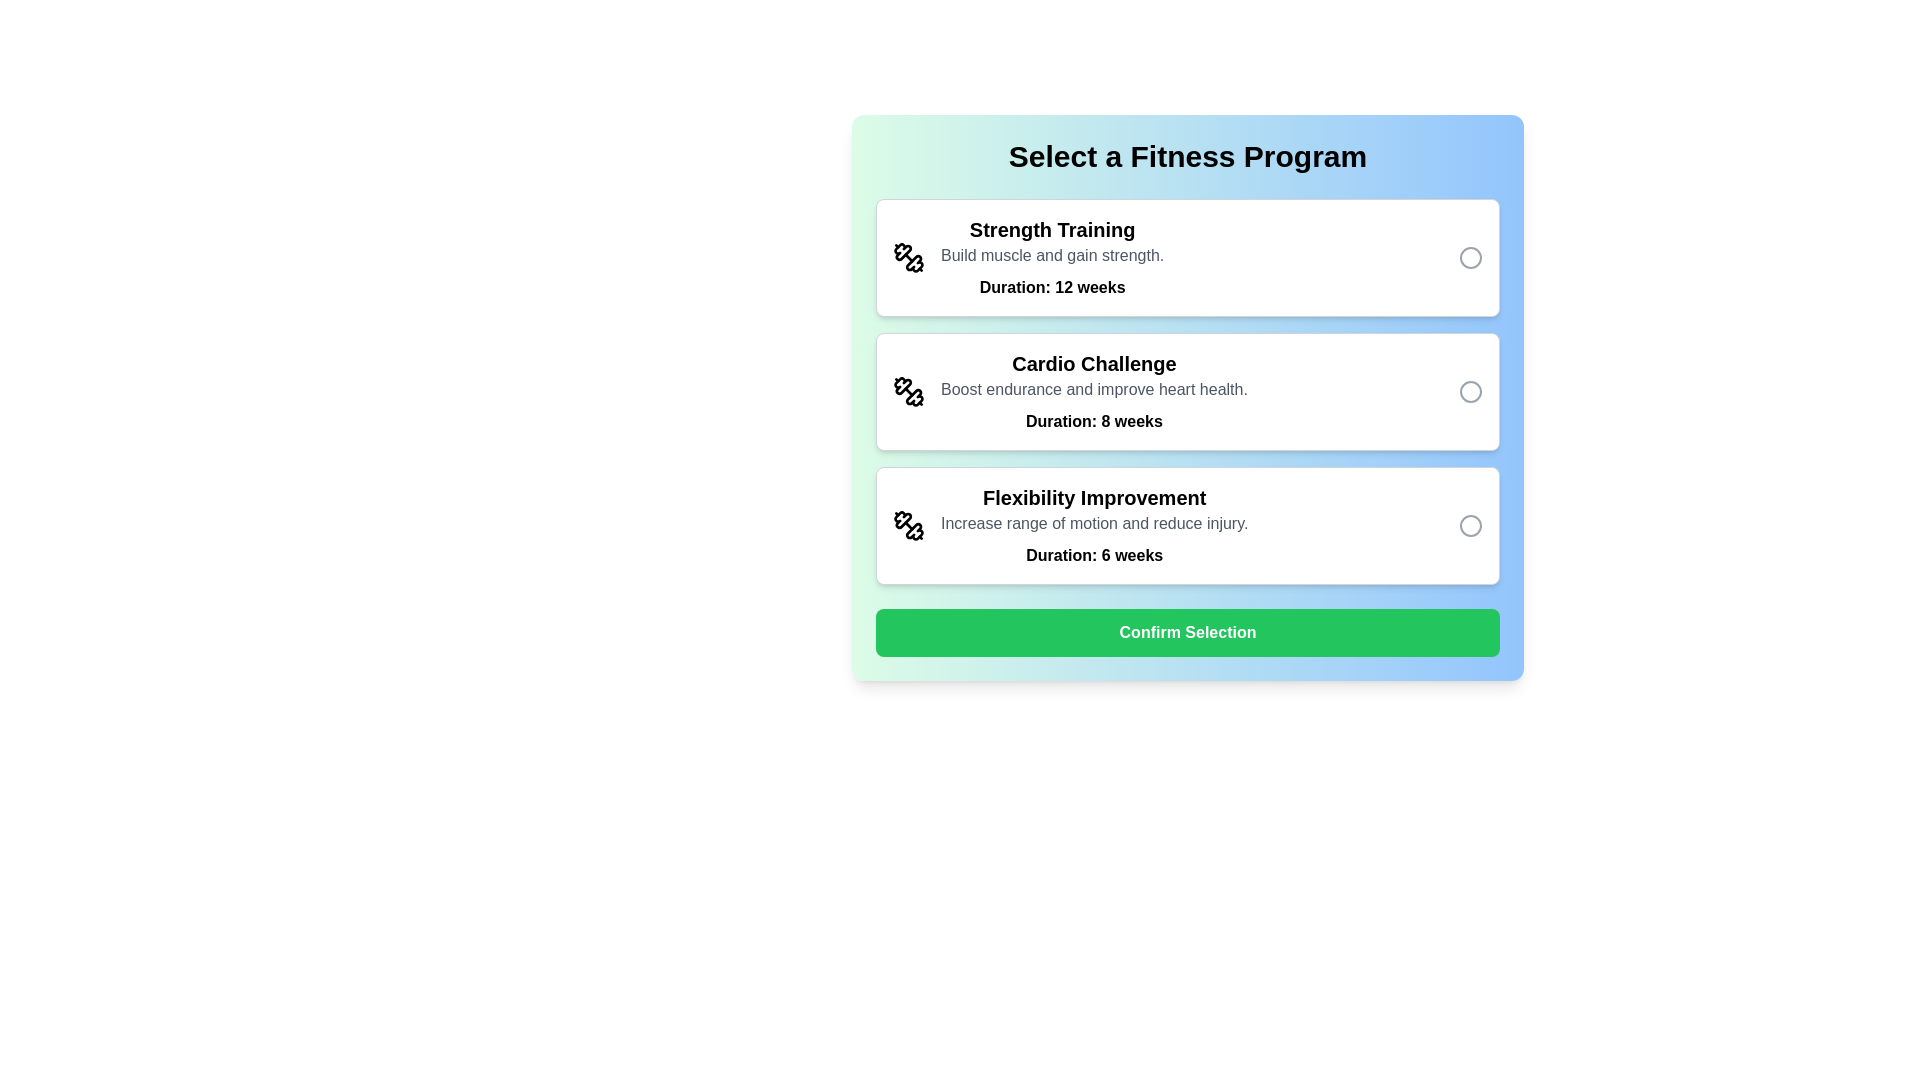  What do you see at coordinates (1093, 392) in the screenshot?
I see `the Information Panel displaying 'Cardio Challenge' with descriptive text about endurance and heart health, located in the second position of the fitness program card list` at bounding box center [1093, 392].